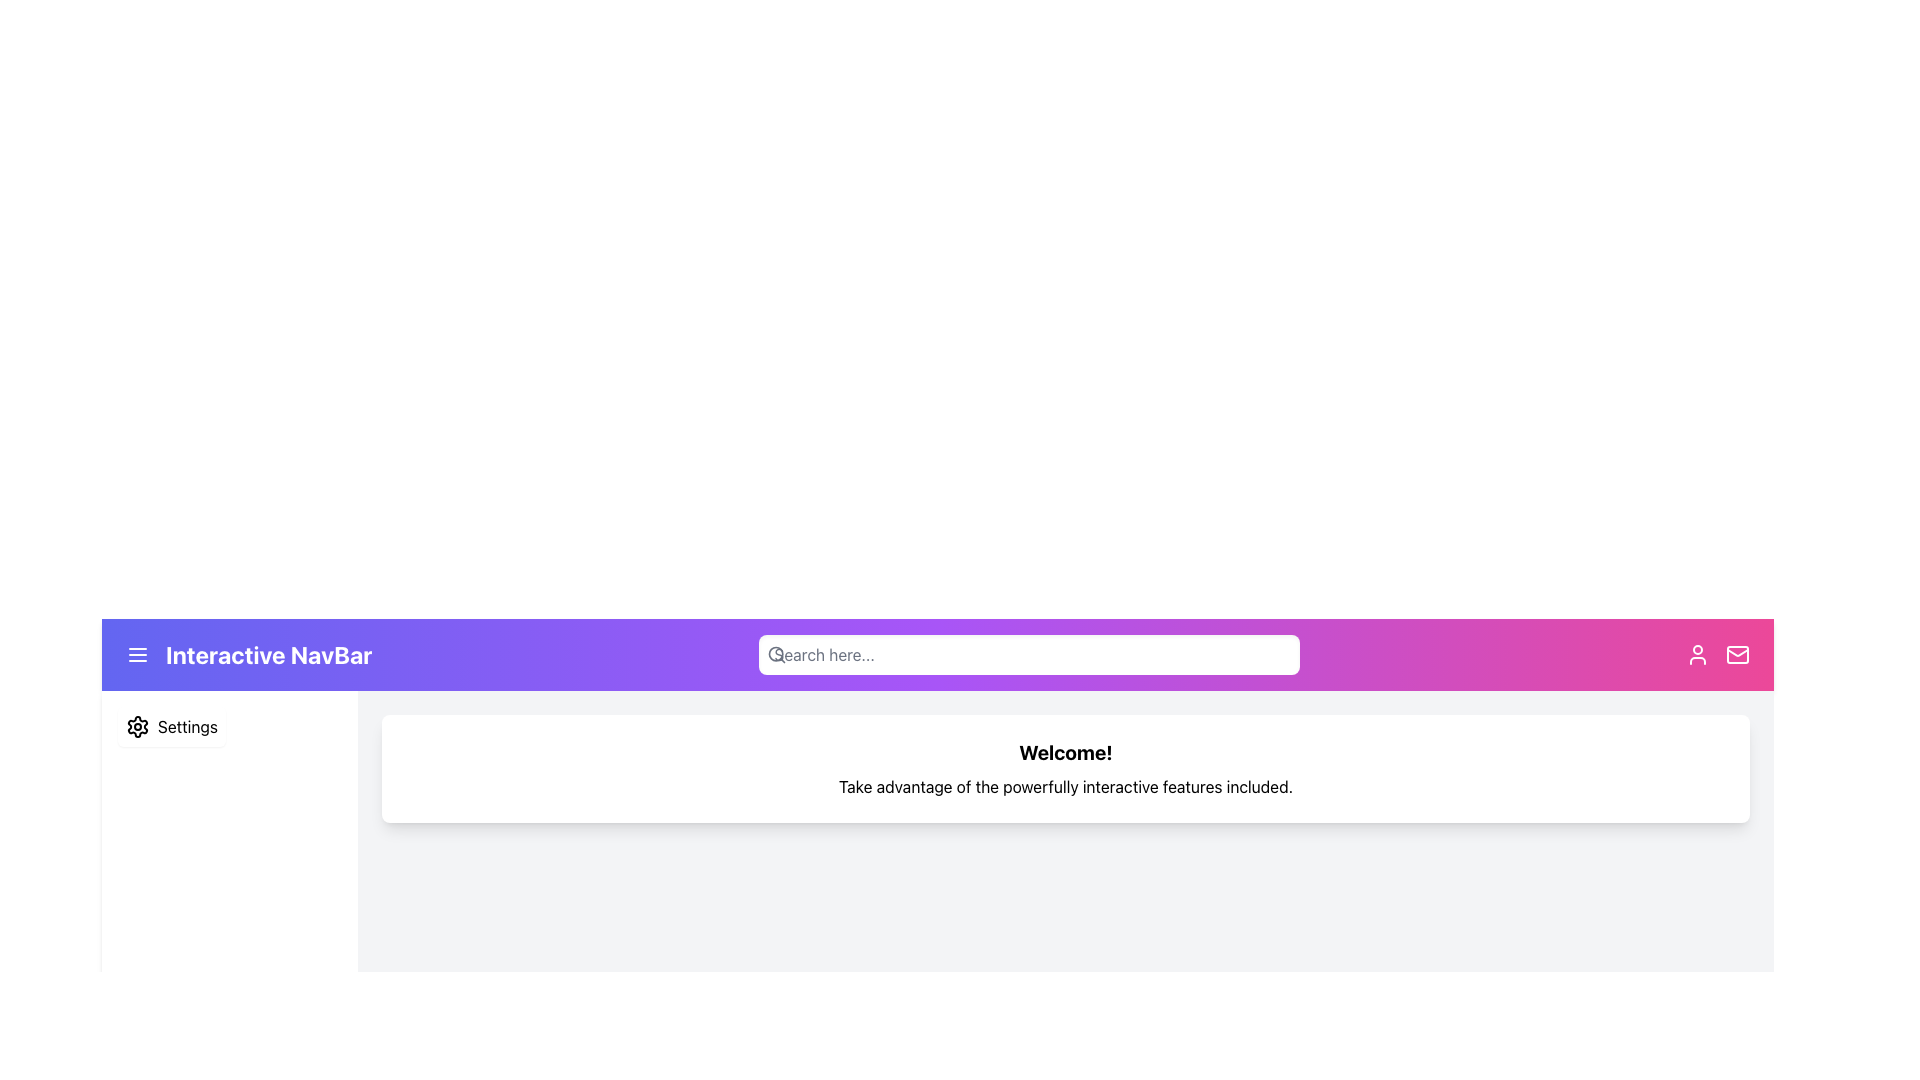 Image resolution: width=1920 pixels, height=1080 pixels. Describe the element at coordinates (268, 655) in the screenshot. I see `the 'Interactive NavBar' text label located in the top navigation bar, which is styled with a bold font and a purple gradient background` at that location.